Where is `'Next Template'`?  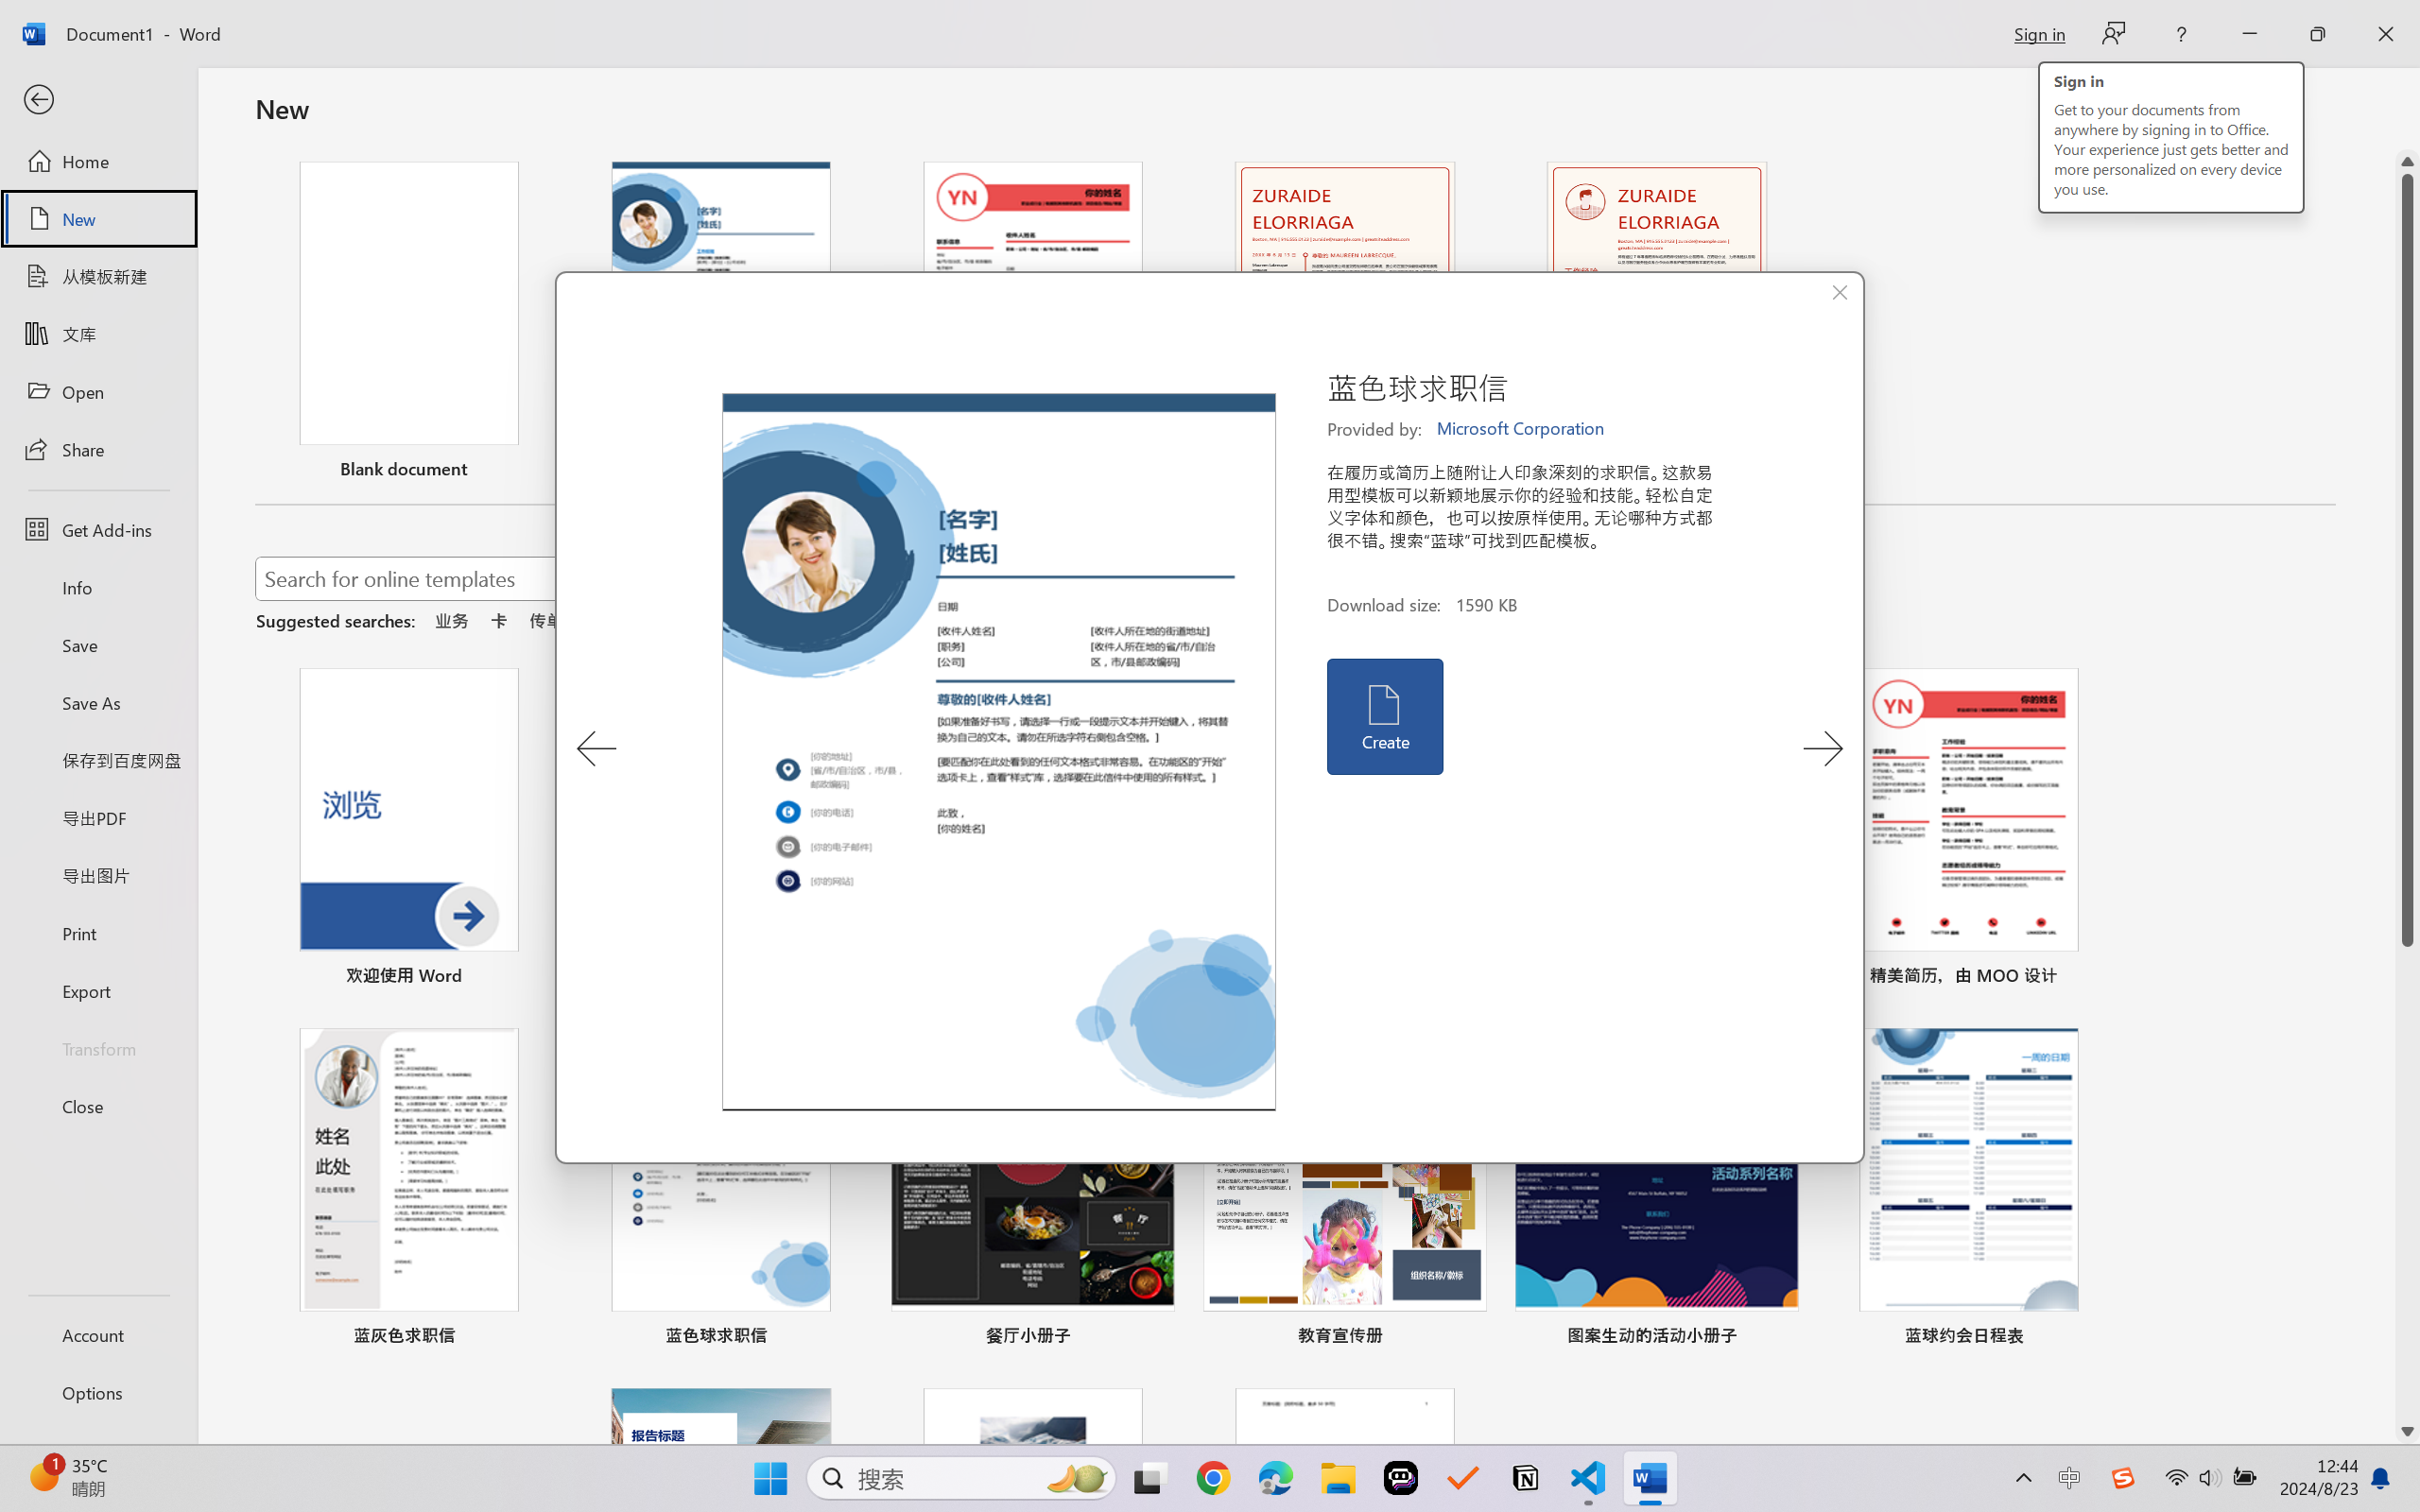
'Next Template' is located at coordinates (1822, 748).